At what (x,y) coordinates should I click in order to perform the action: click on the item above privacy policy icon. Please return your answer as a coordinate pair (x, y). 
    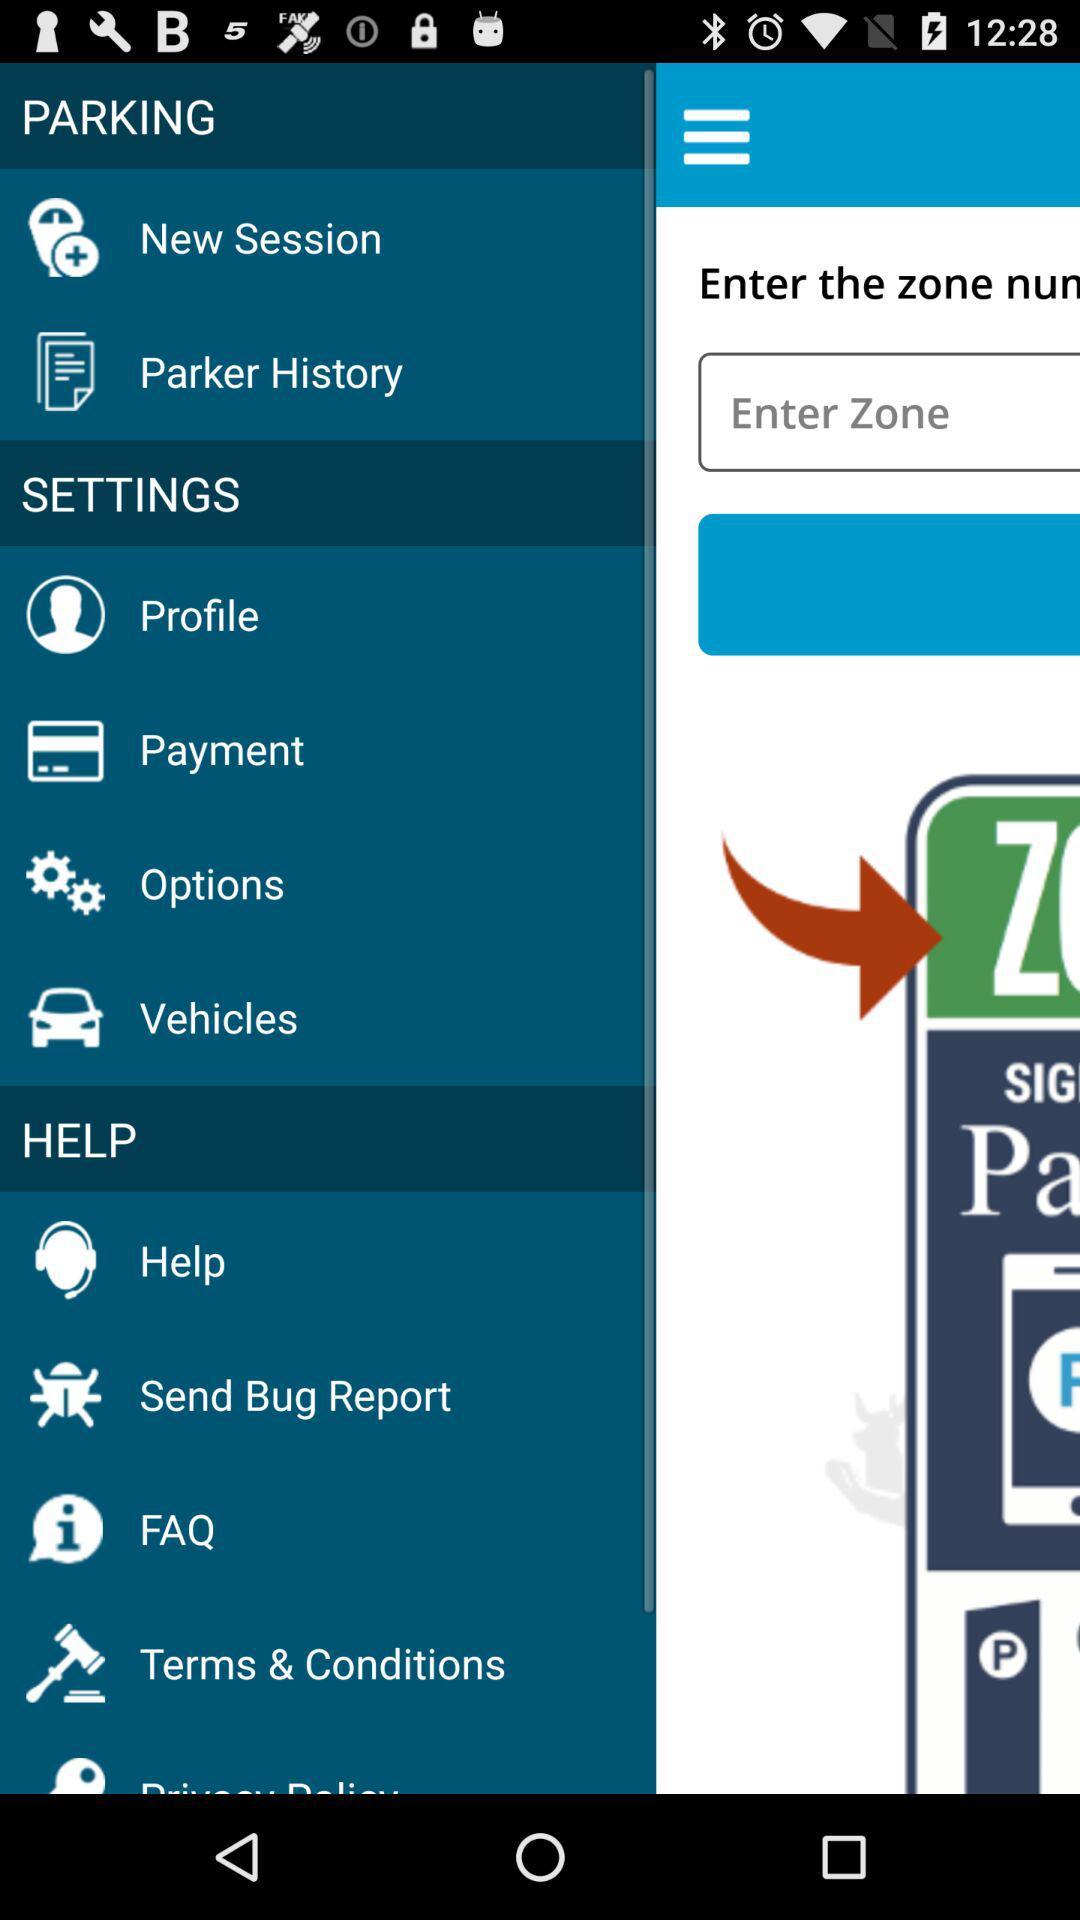
    Looking at the image, I should click on (321, 1662).